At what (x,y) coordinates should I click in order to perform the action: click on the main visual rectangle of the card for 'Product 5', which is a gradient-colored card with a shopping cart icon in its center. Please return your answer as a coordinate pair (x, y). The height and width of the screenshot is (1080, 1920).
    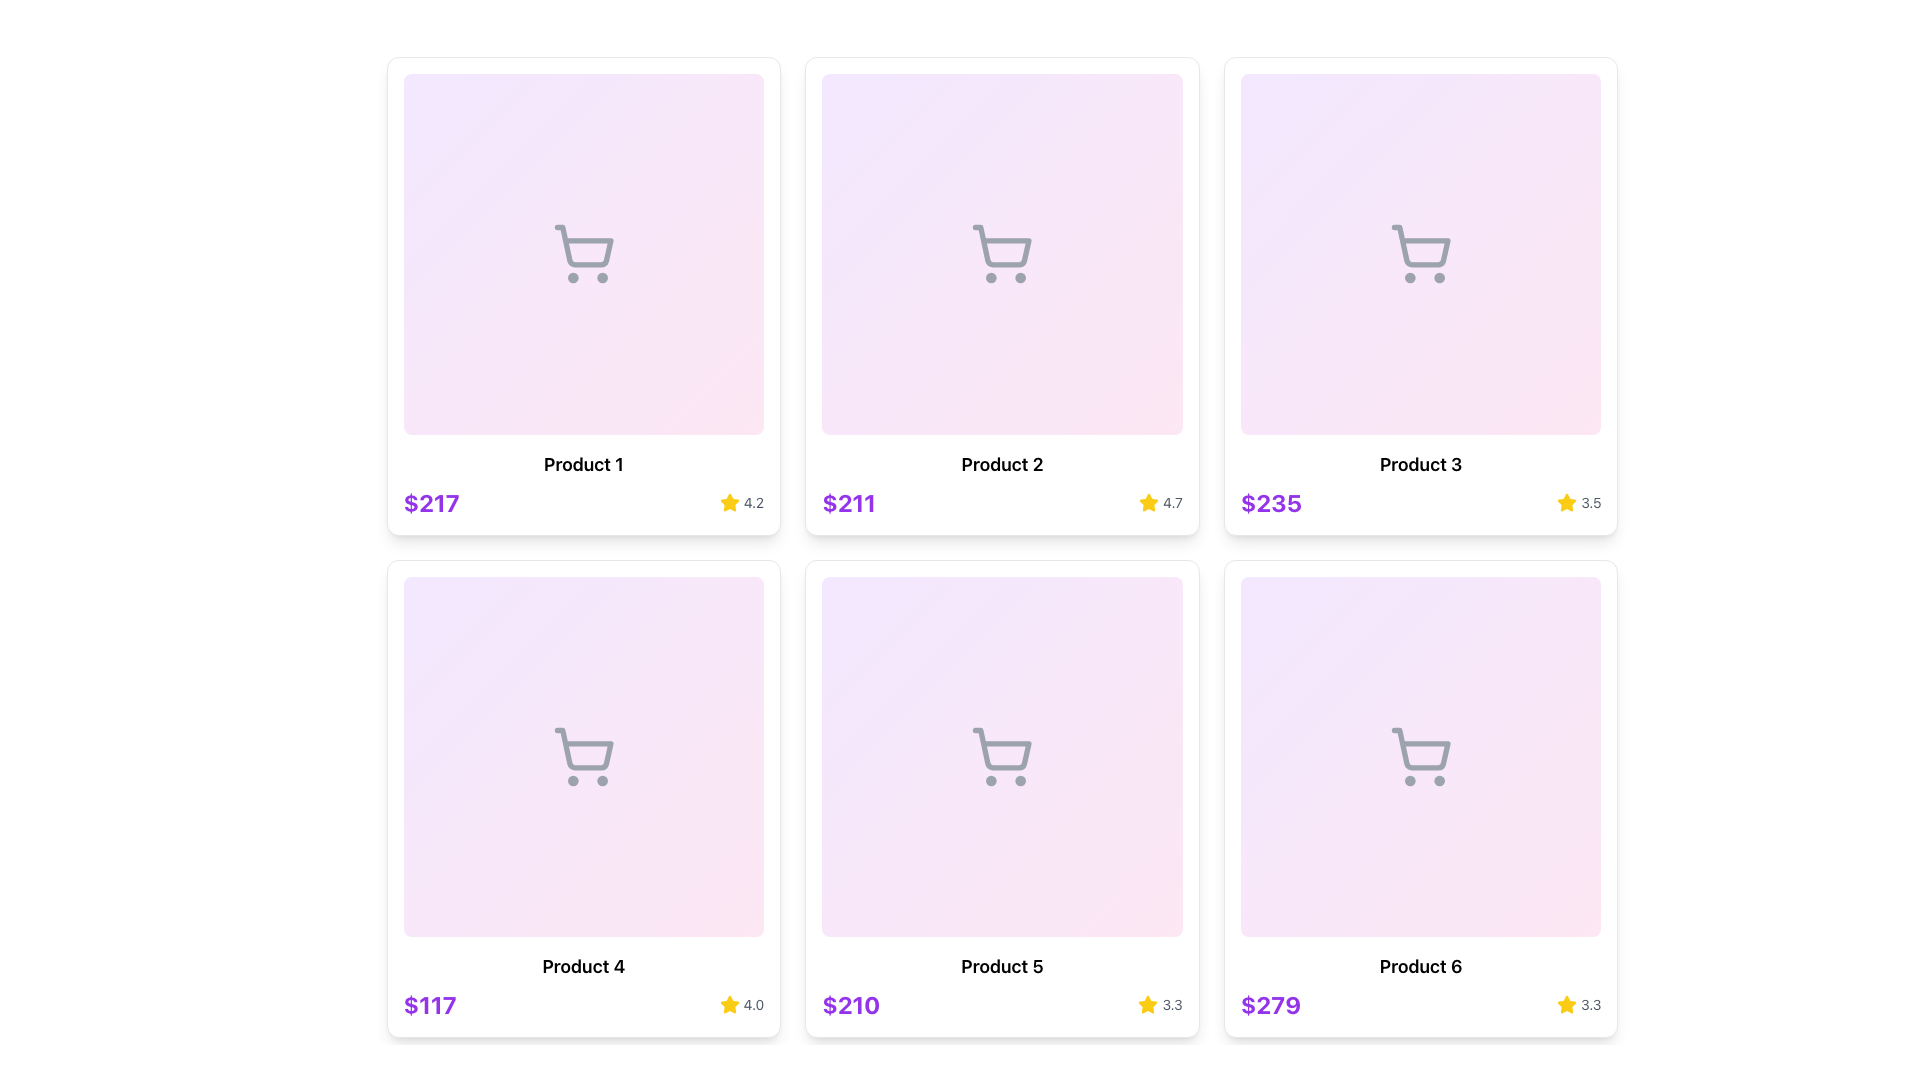
    Looking at the image, I should click on (1002, 756).